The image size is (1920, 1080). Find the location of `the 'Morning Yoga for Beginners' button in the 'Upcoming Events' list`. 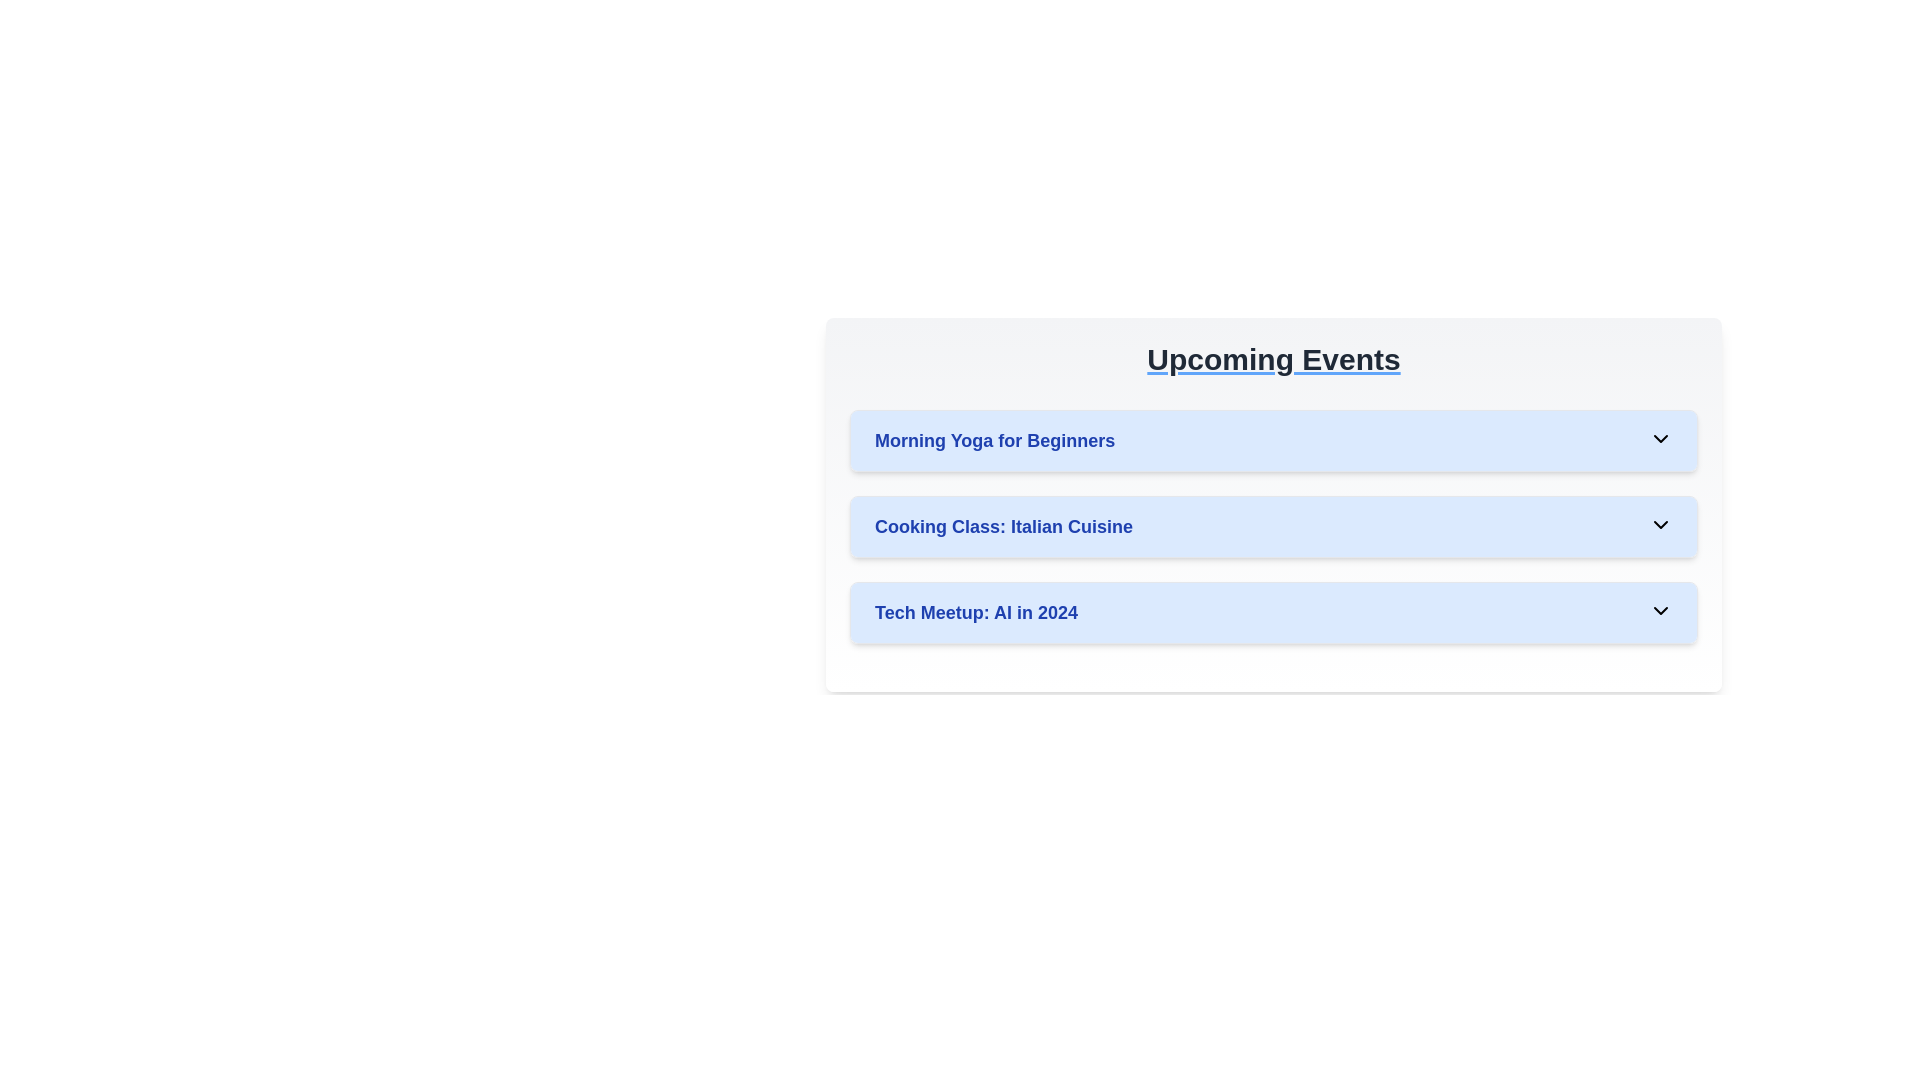

the 'Morning Yoga for Beginners' button in the 'Upcoming Events' list is located at coordinates (1272, 439).